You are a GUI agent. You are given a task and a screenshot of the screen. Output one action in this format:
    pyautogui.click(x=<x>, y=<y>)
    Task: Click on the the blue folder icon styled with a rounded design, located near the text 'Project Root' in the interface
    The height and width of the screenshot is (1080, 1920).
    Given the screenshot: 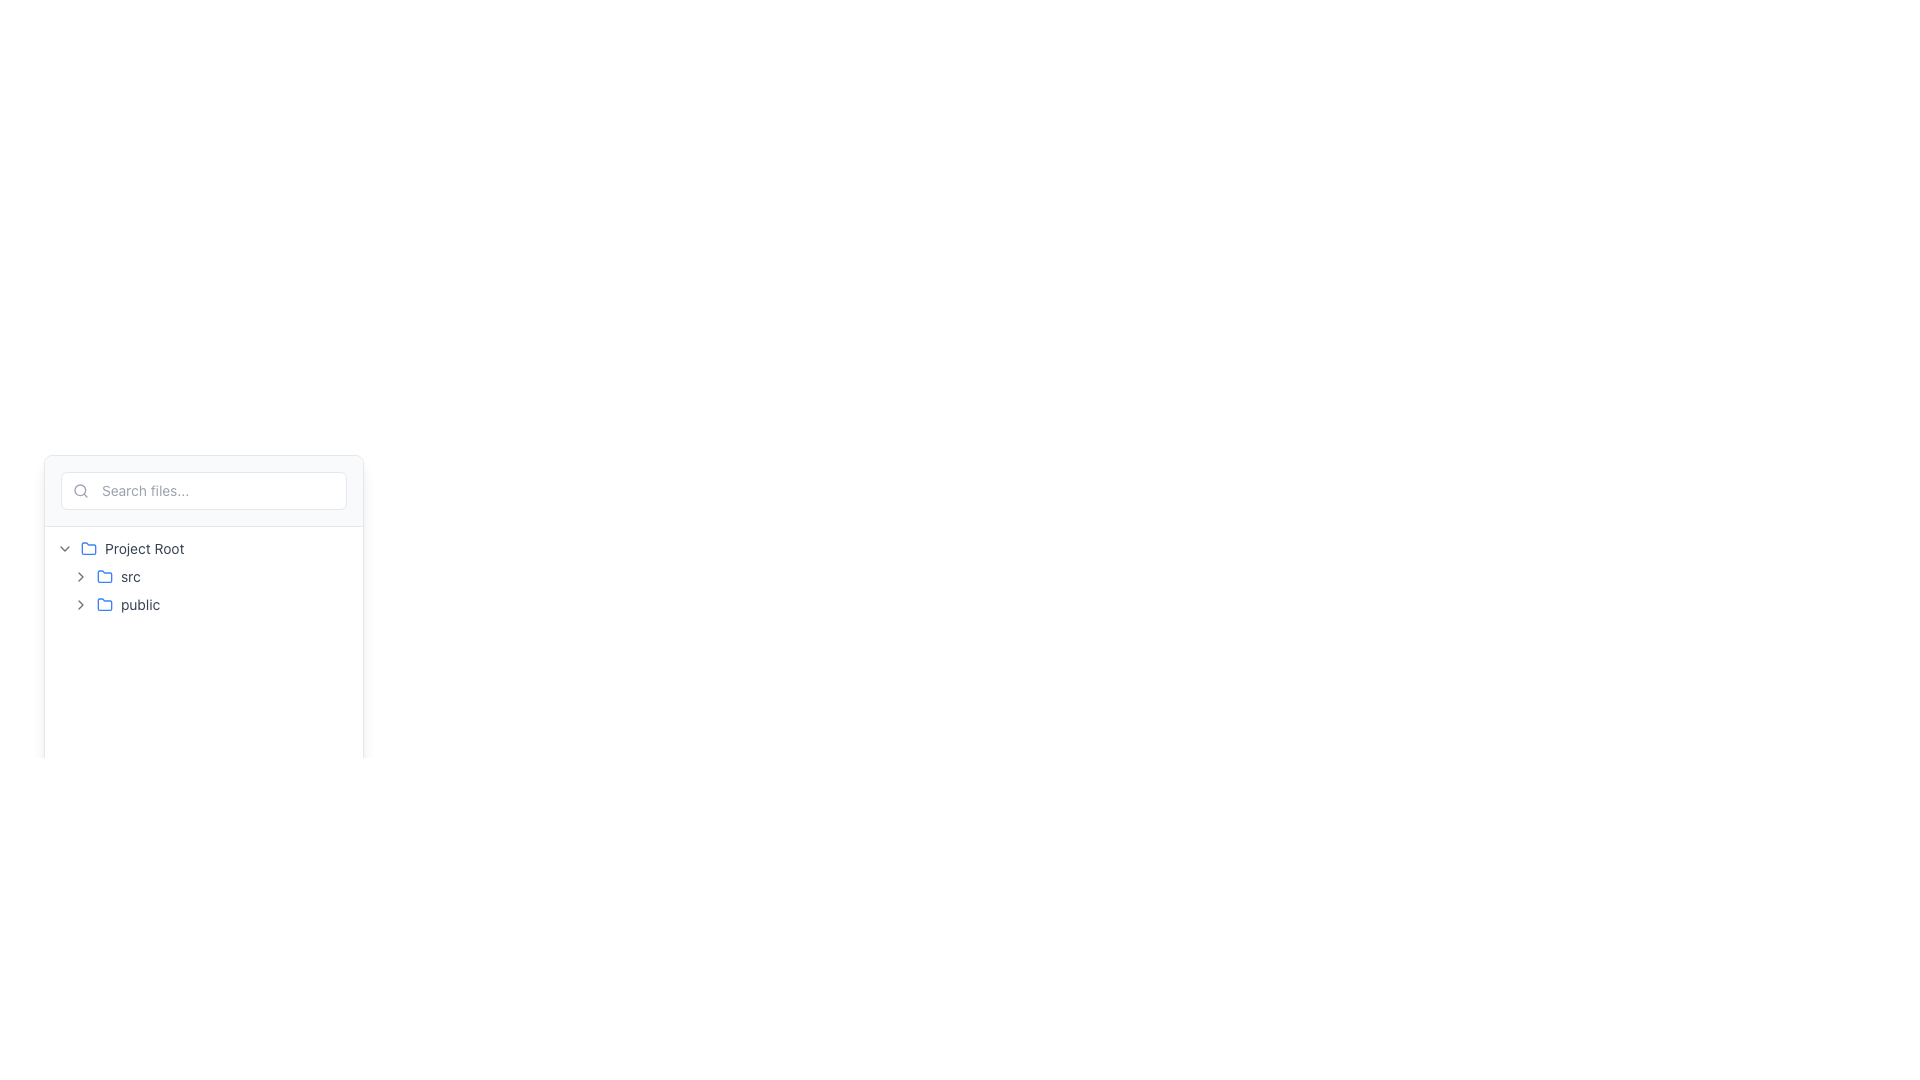 What is the action you would take?
    pyautogui.click(x=88, y=548)
    